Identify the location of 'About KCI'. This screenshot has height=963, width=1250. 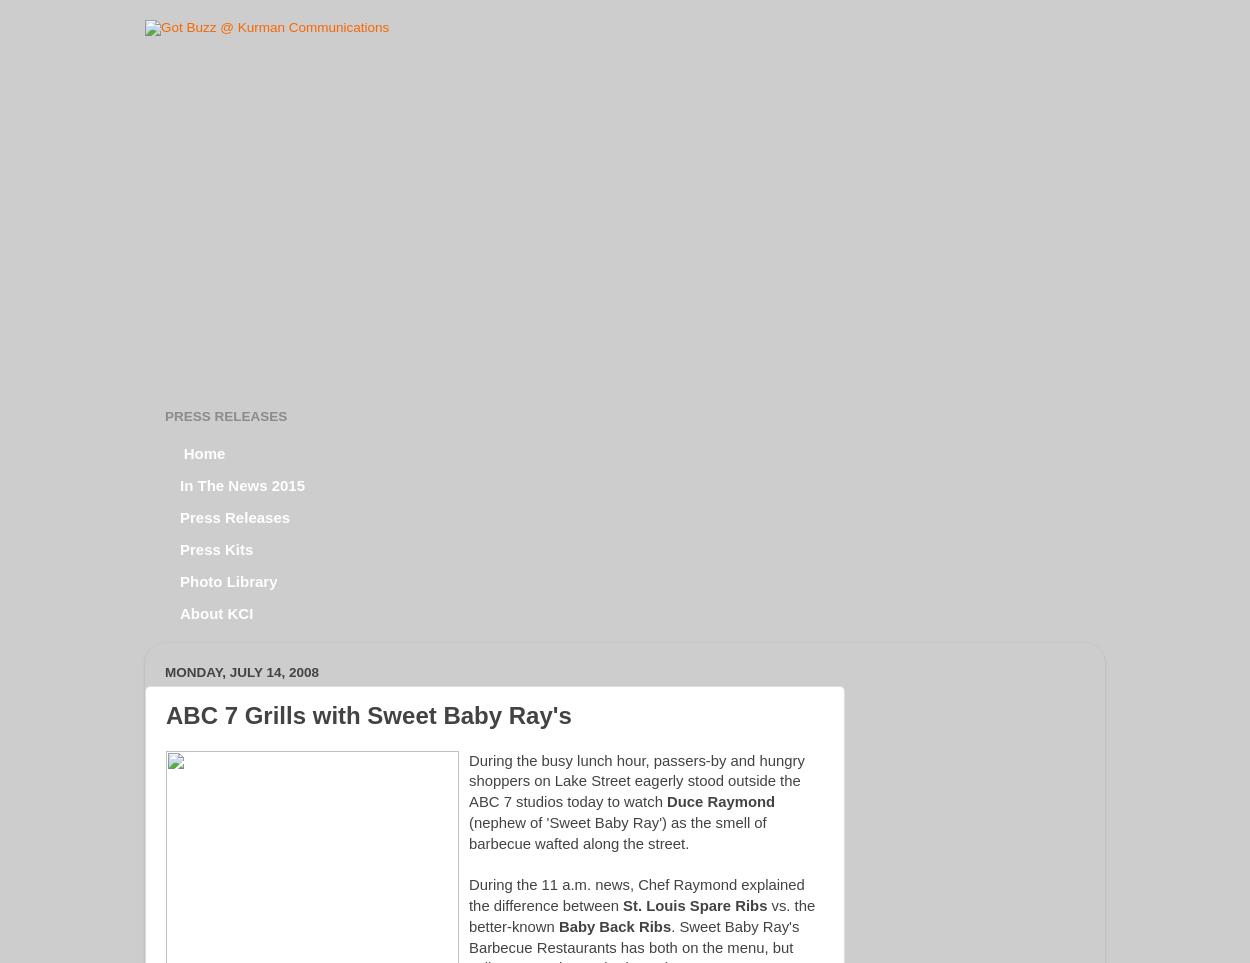
(215, 612).